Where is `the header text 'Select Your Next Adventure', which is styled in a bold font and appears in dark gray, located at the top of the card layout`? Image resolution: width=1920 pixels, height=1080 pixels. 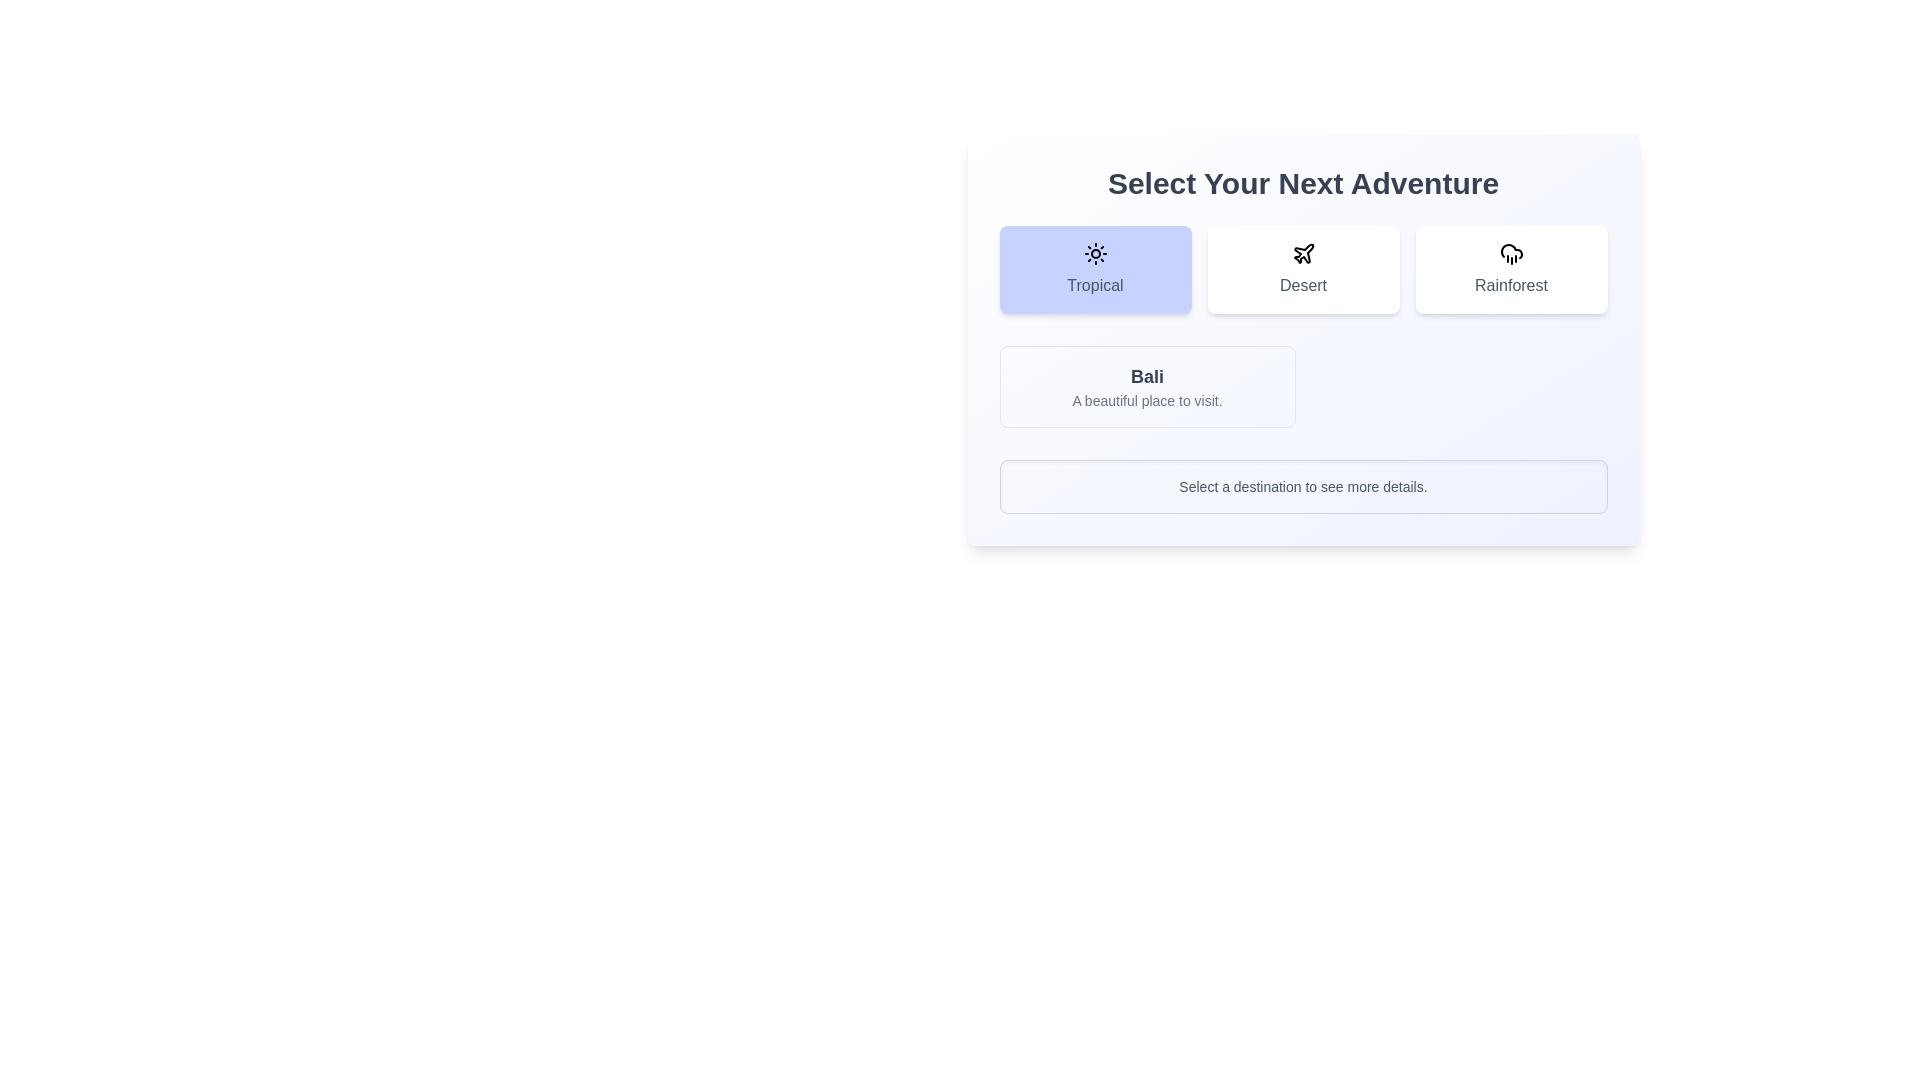
the header text 'Select Your Next Adventure', which is styled in a bold font and appears in dark gray, located at the top of the card layout is located at coordinates (1303, 184).